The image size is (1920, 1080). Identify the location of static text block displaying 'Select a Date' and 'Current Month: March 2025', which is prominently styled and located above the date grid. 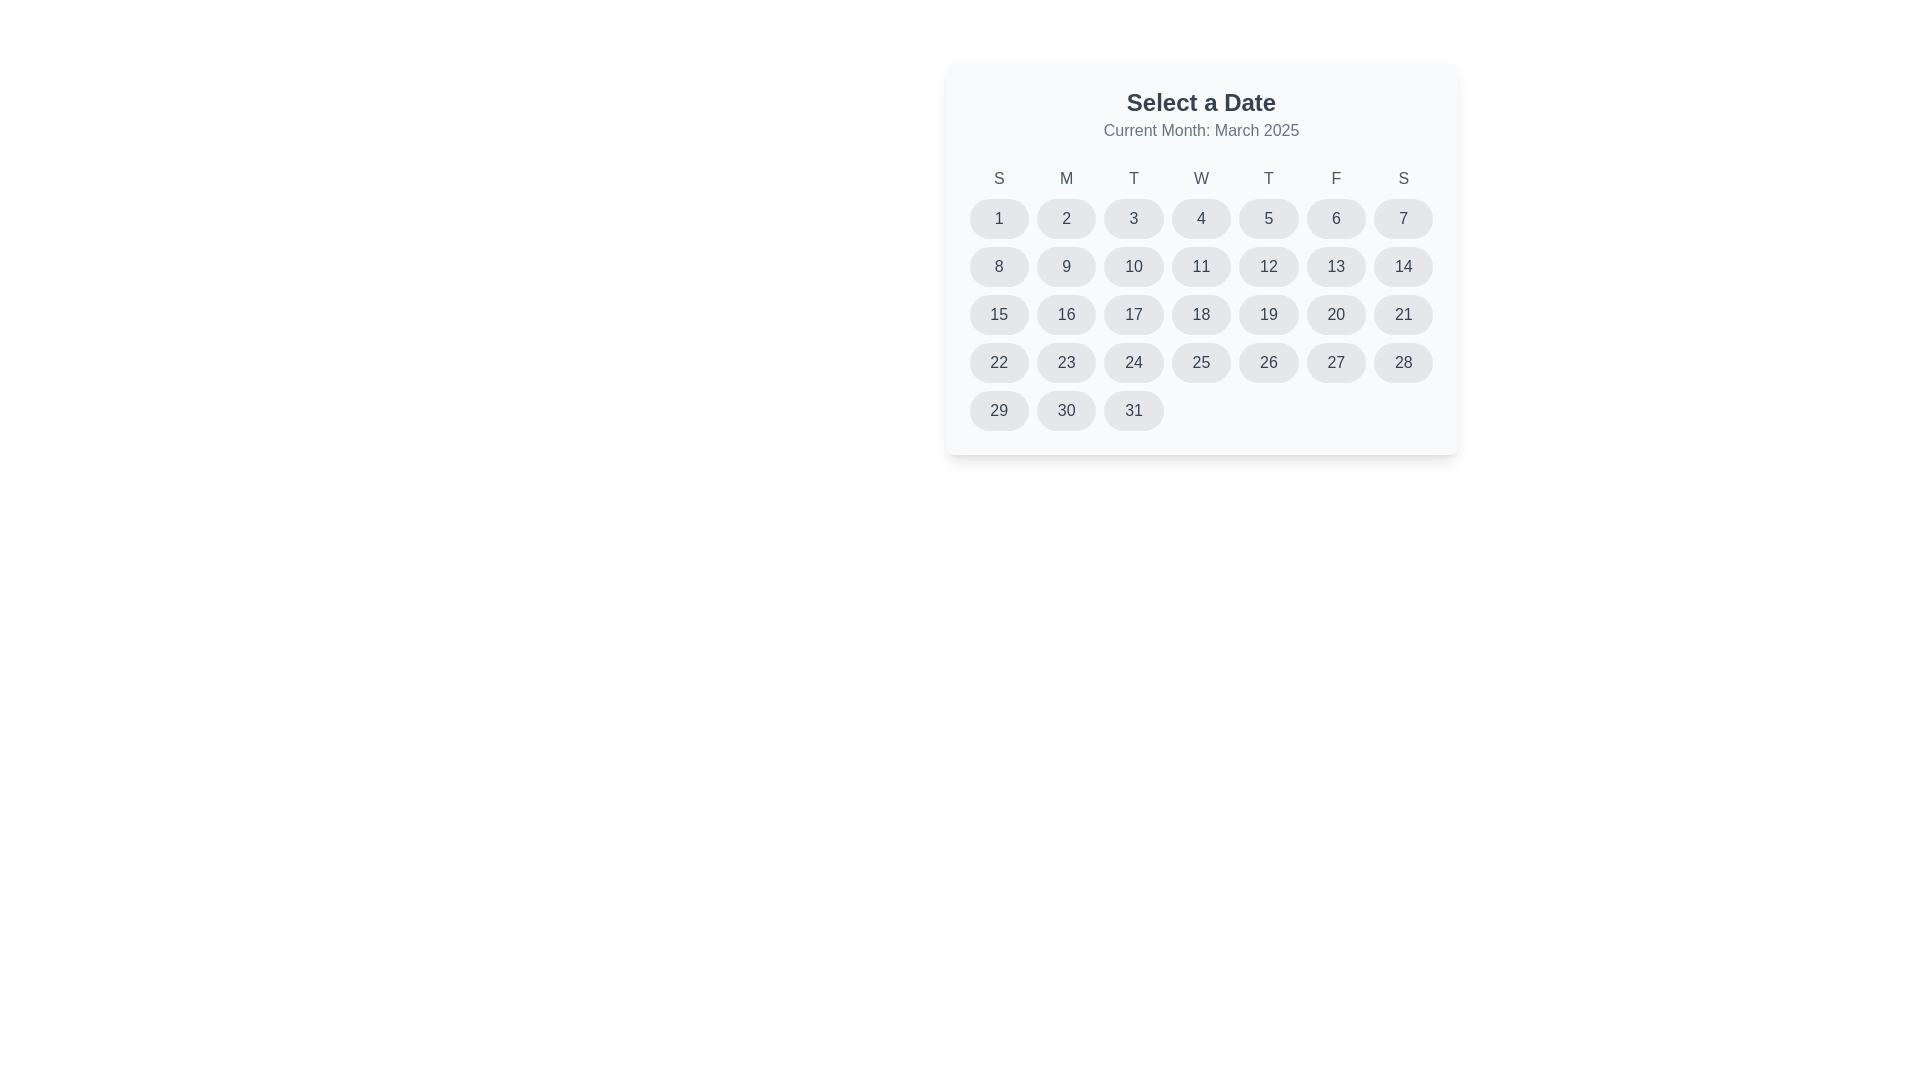
(1200, 115).